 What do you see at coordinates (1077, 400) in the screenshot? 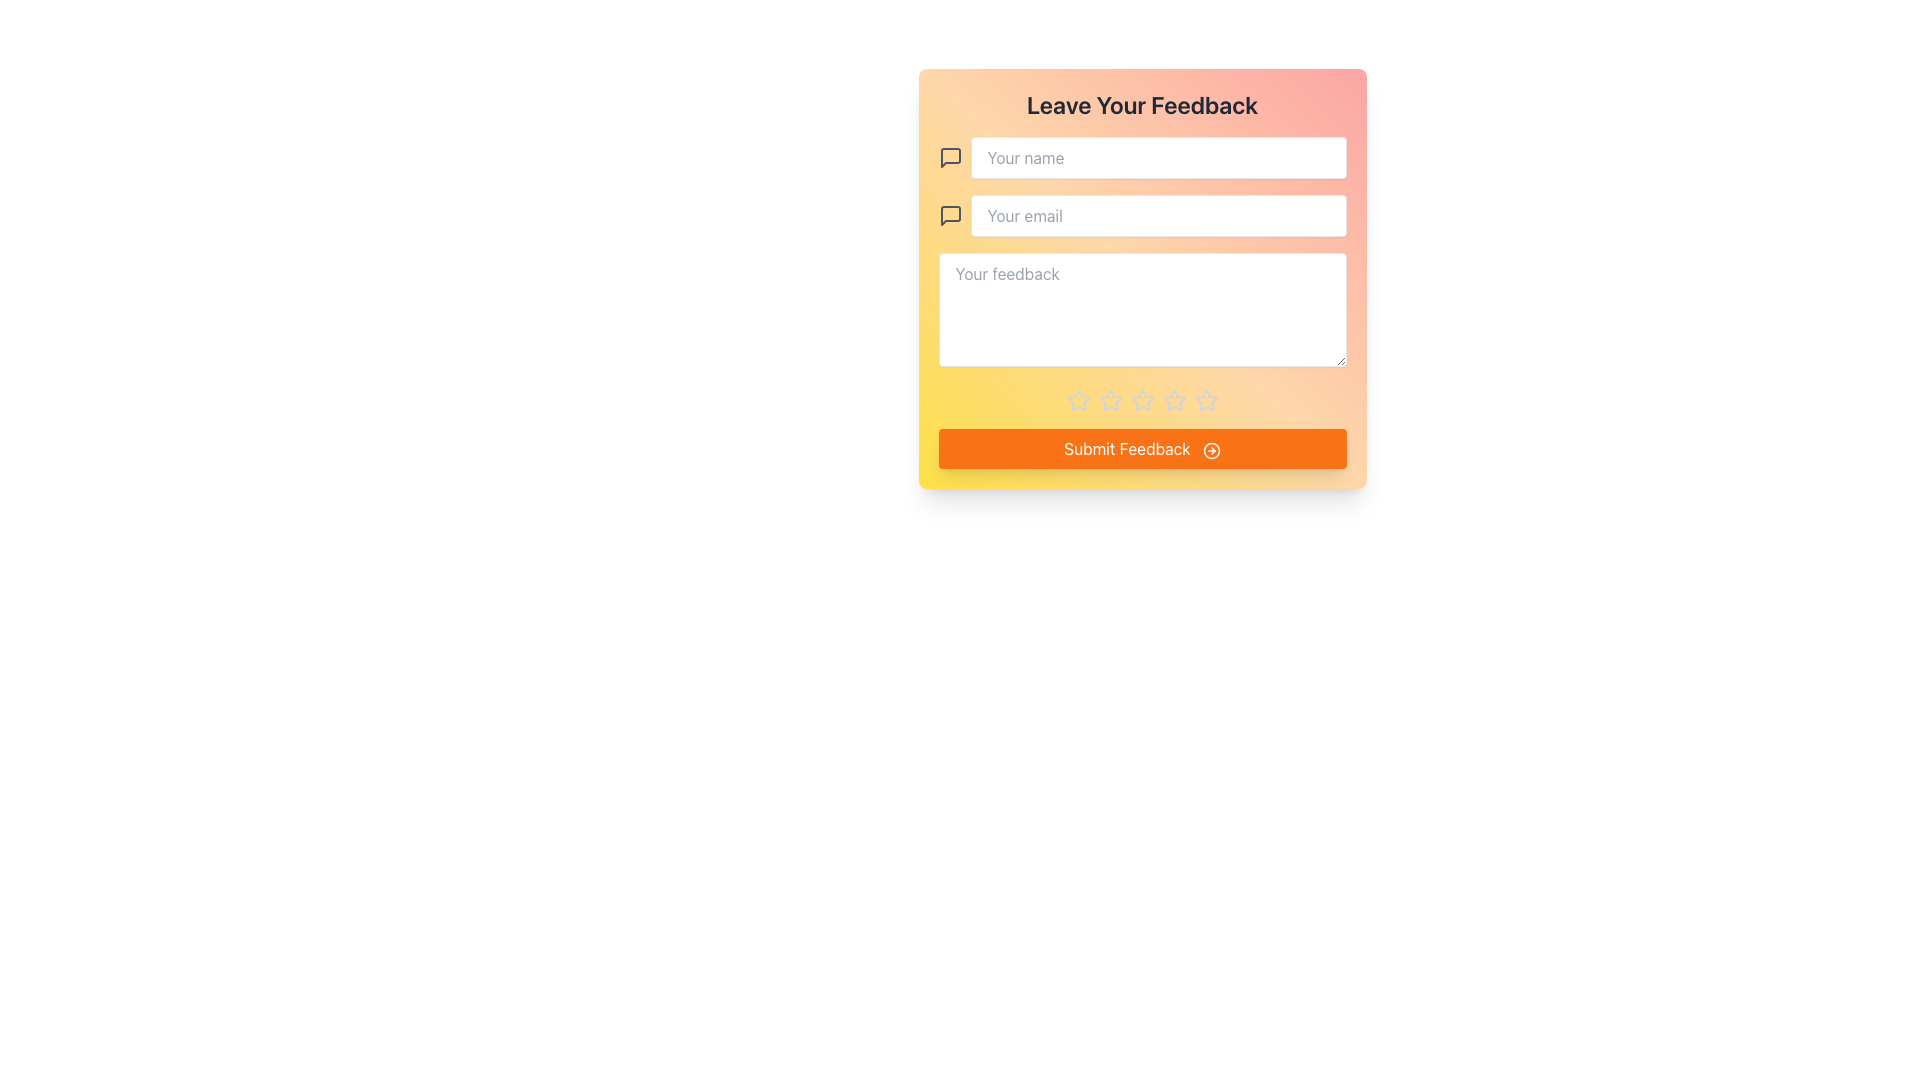
I see `the first star in the Star Rating Icon row` at bounding box center [1077, 400].